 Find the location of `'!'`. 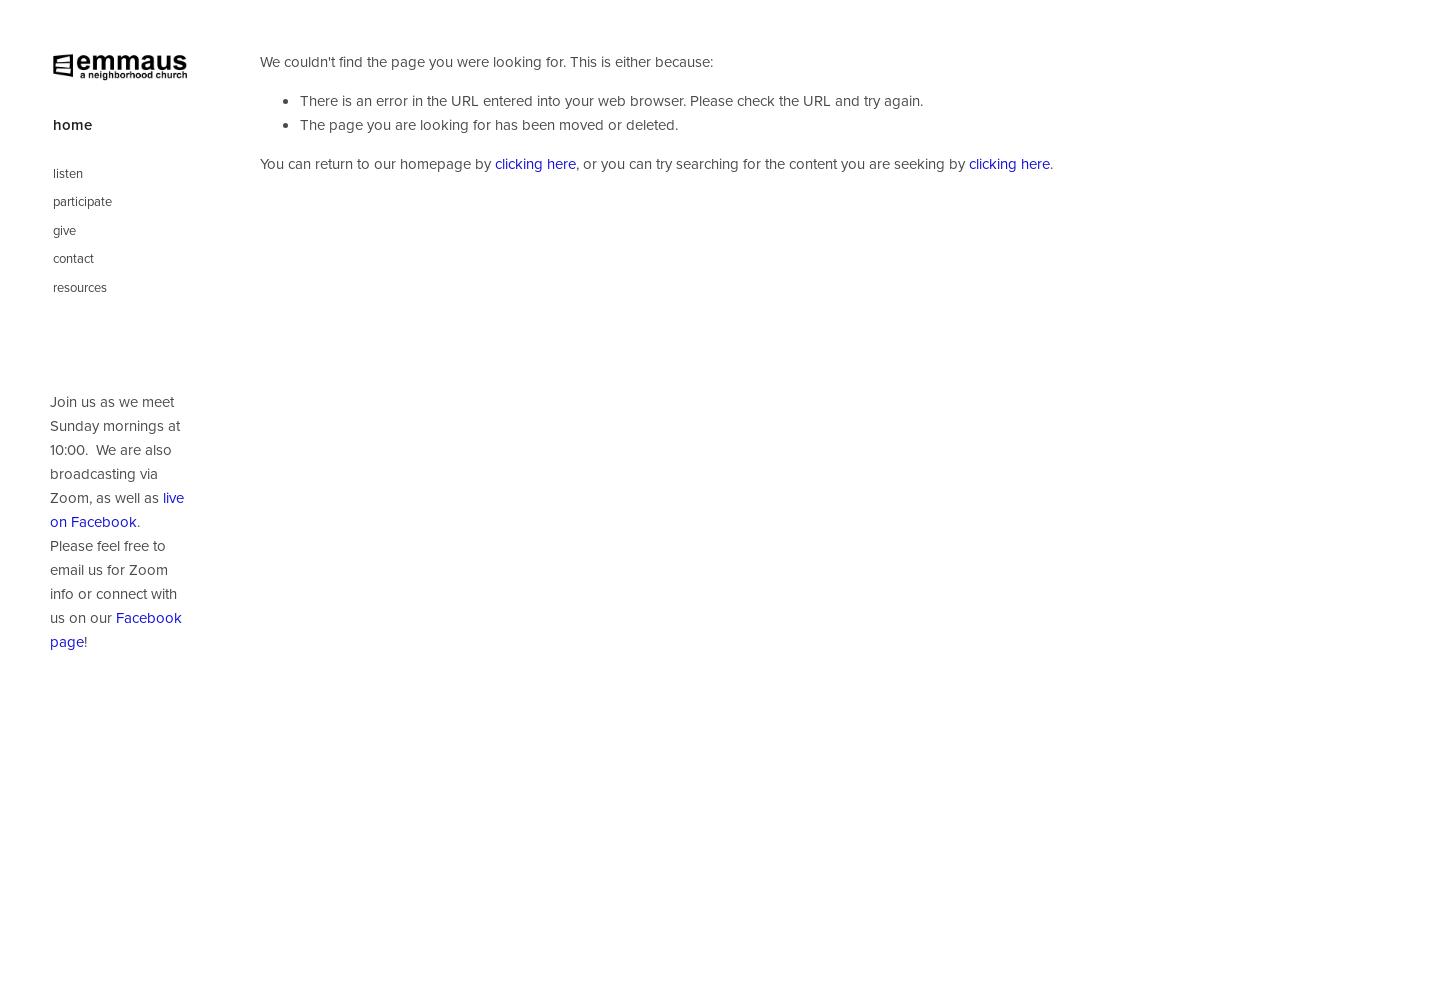

'!' is located at coordinates (85, 641).